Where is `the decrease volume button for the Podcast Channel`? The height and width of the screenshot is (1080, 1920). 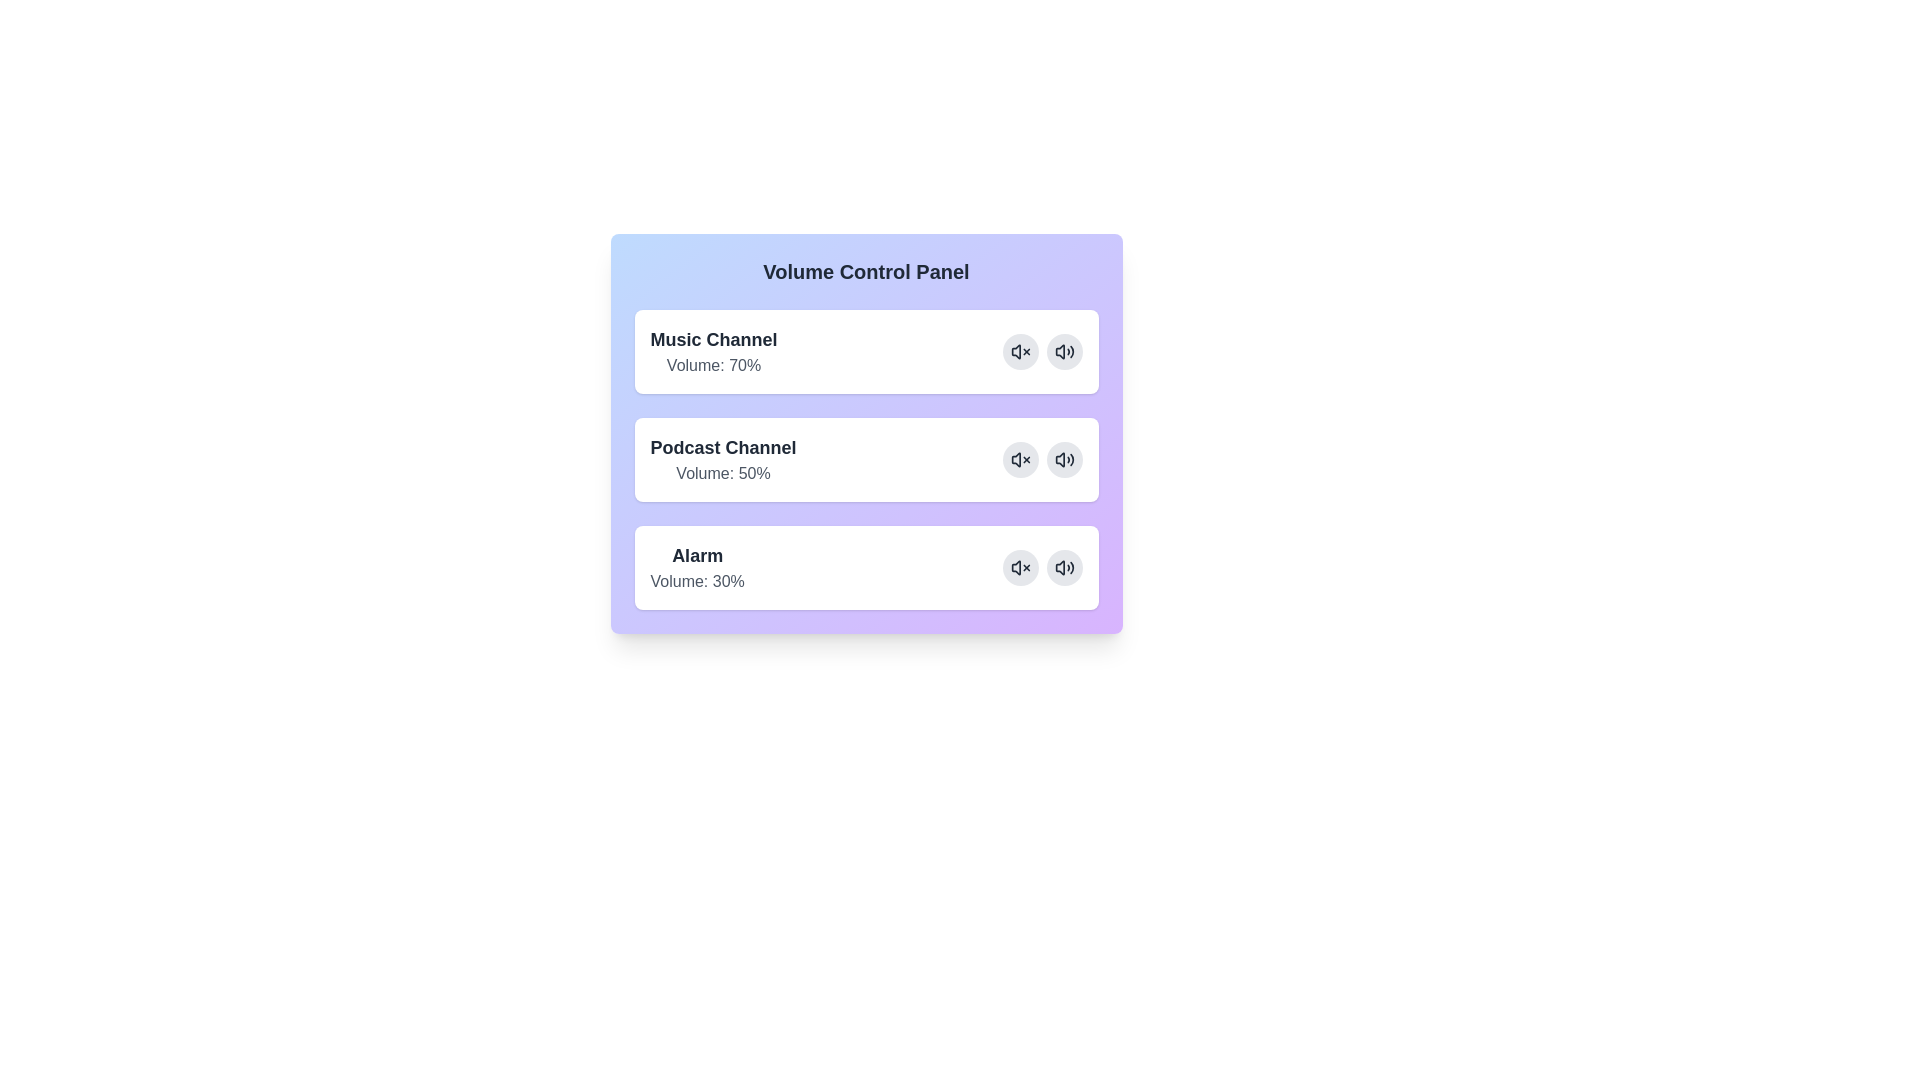 the decrease volume button for the Podcast Channel is located at coordinates (1020, 459).